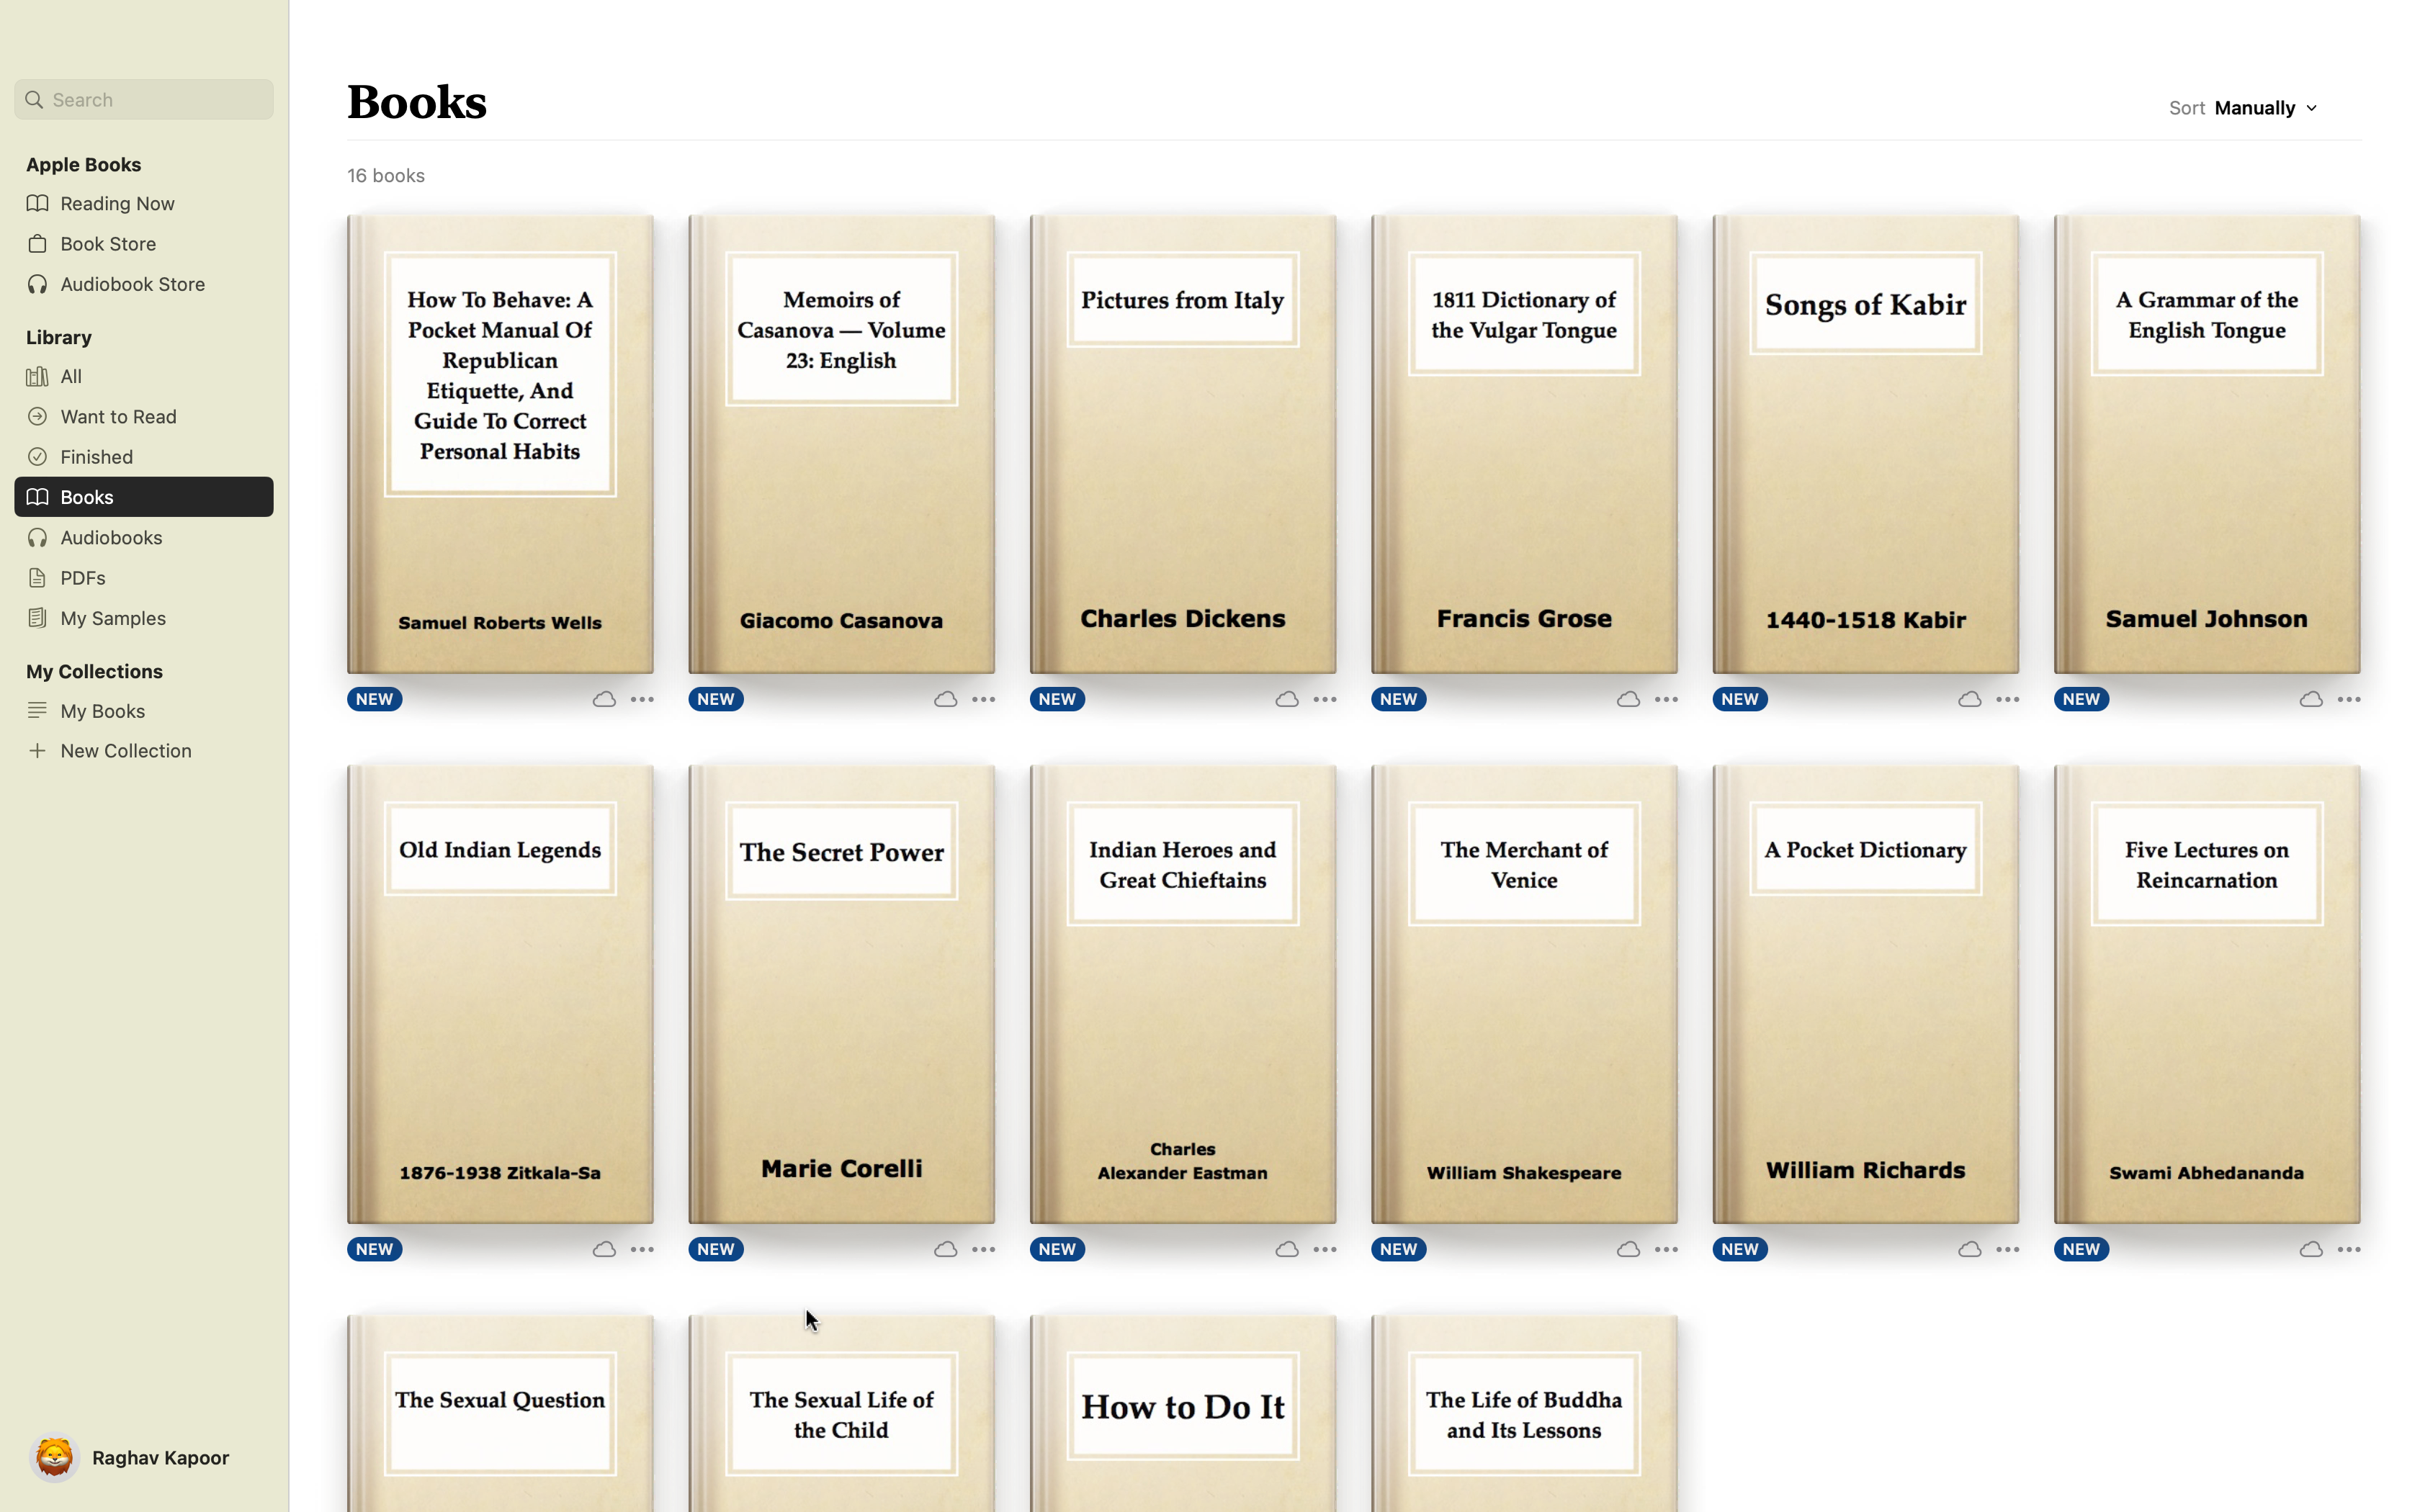  What do you see at coordinates (1301, 697) in the screenshot?
I see `"More Options" for the "Pictures from Italy" book` at bounding box center [1301, 697].